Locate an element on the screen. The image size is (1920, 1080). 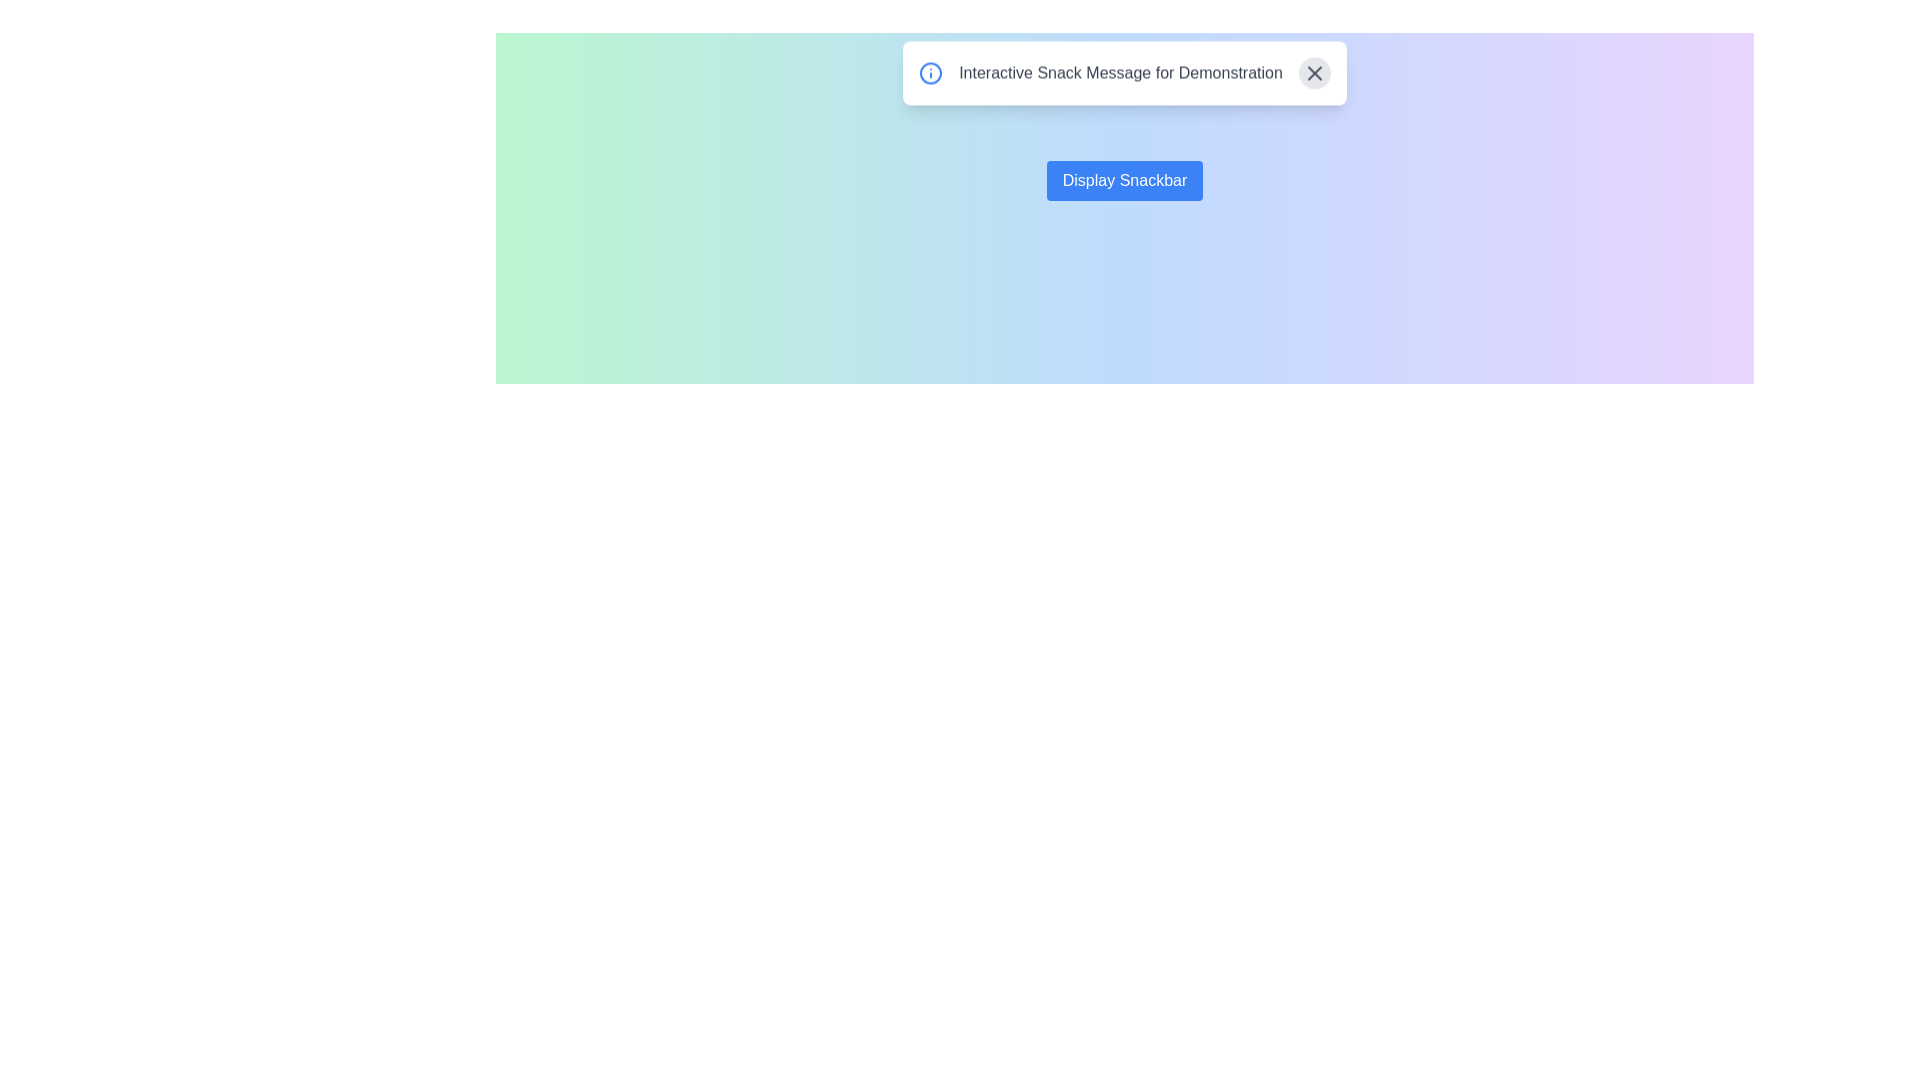
the close button of the snack message, which is located at the far right of the notification box containing an information icon and text is located at coordinates (1314, 80).